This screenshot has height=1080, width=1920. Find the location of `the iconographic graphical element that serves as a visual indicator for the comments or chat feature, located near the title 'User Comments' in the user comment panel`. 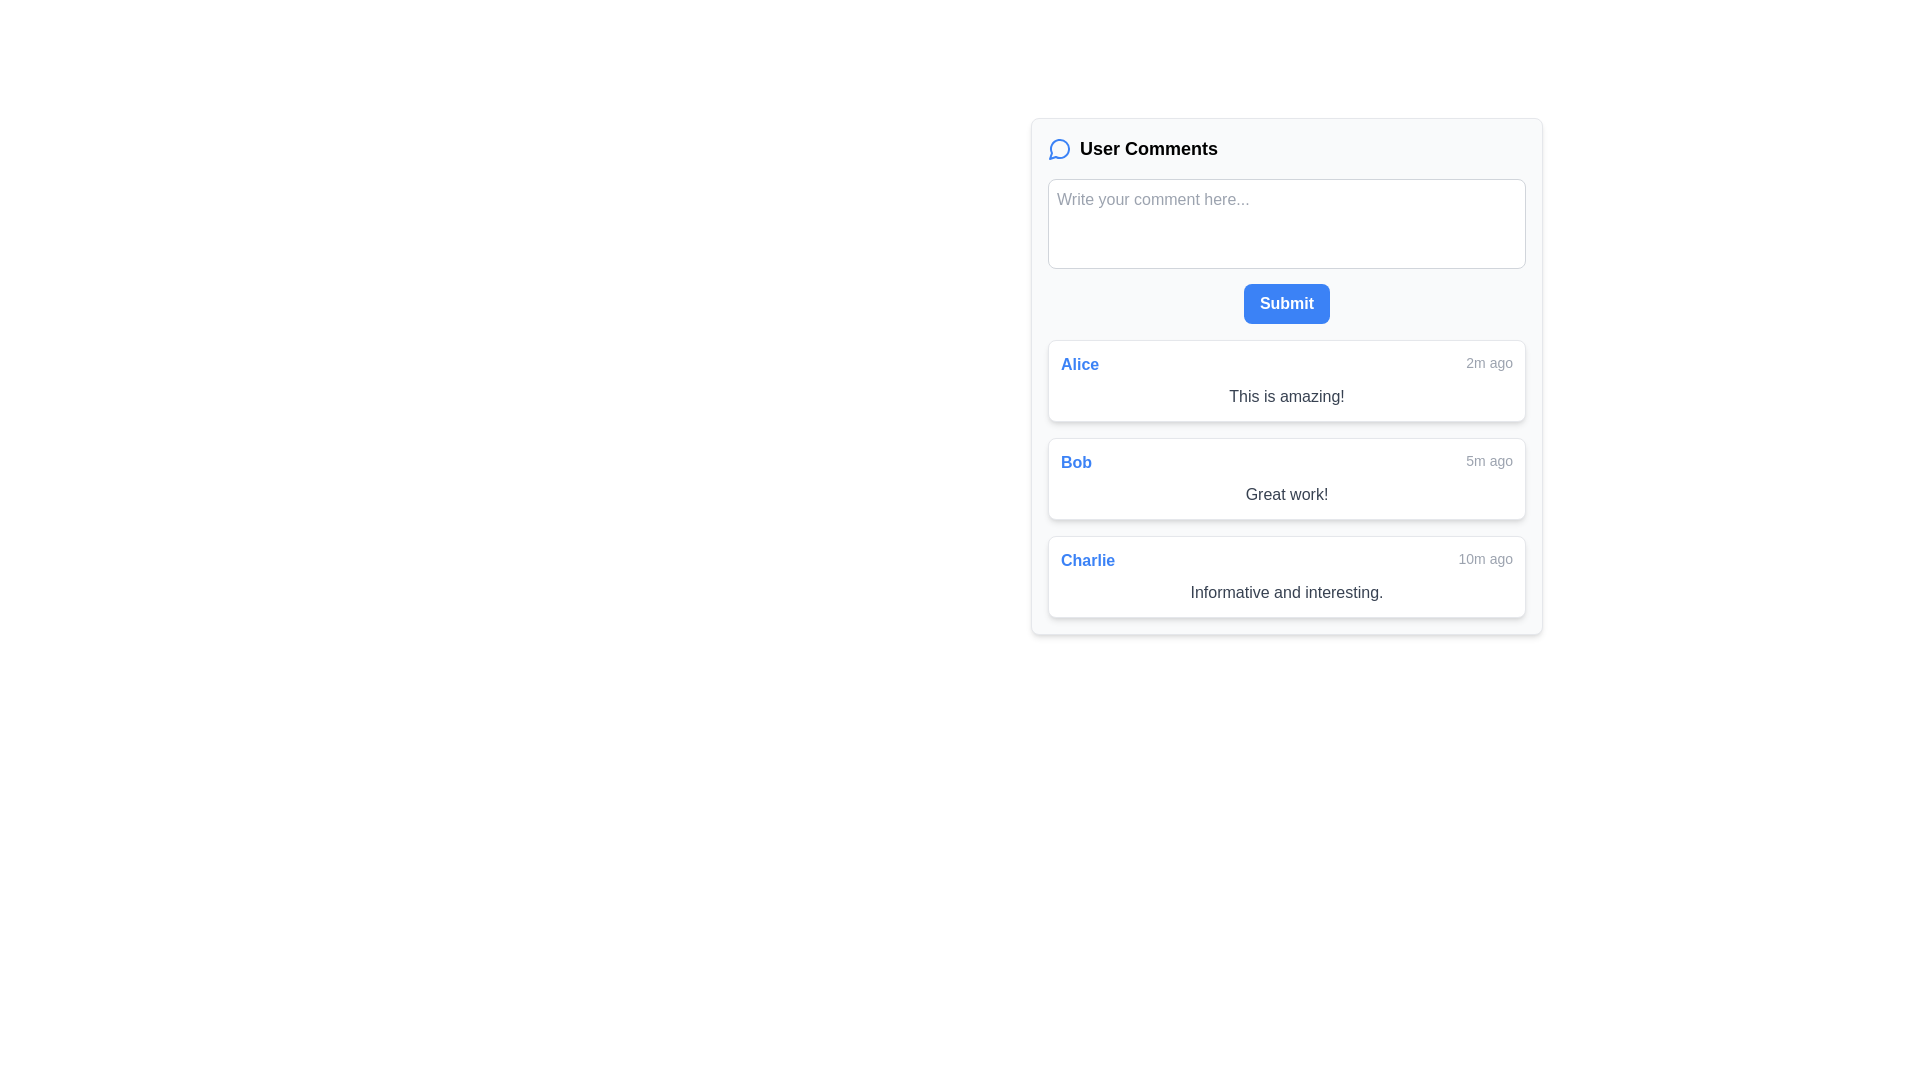

the iconographic graphical element that serves as a visual indicator for the comments or chat feature, located near the title 'User Comments' in the user comment panel is located at coordinates (1058, 148).